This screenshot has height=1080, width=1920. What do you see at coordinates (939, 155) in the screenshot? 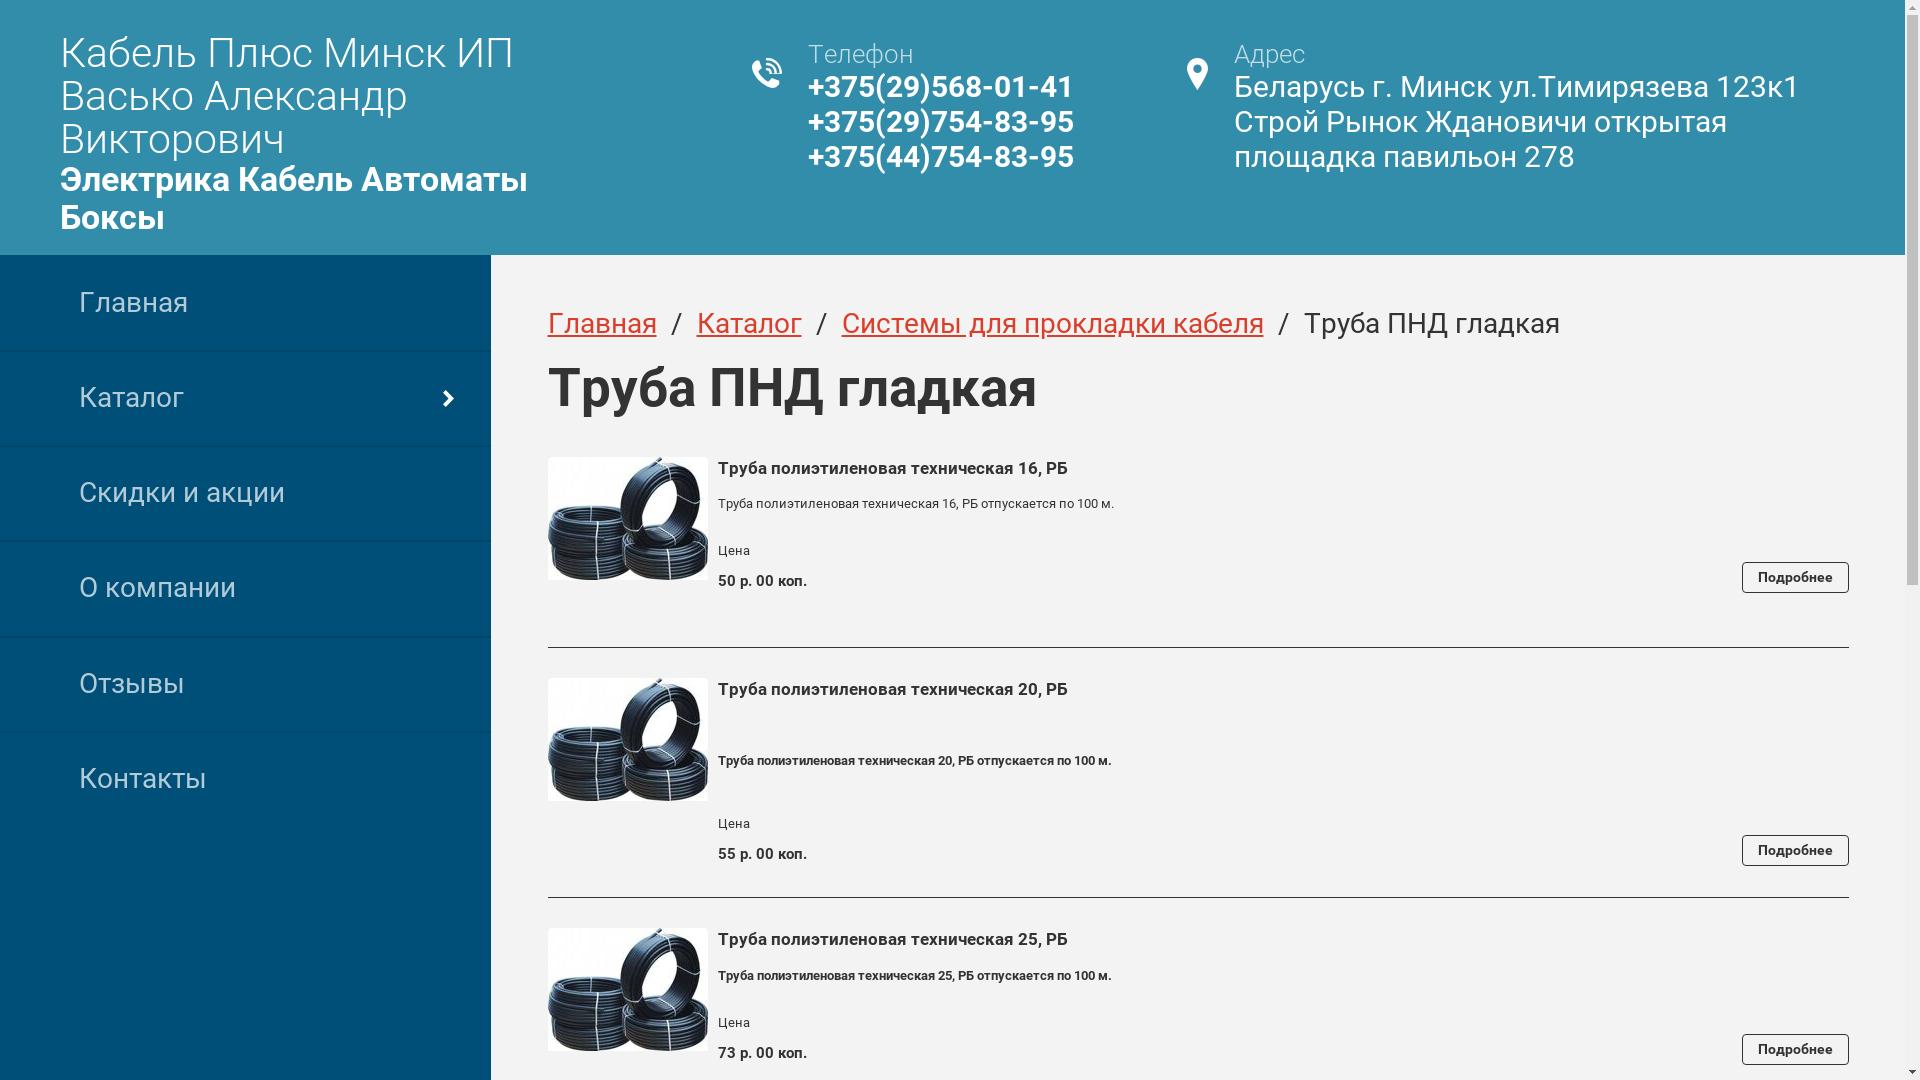
I see `'+375(44)754-83-95'` at bounding box center [939, 155].